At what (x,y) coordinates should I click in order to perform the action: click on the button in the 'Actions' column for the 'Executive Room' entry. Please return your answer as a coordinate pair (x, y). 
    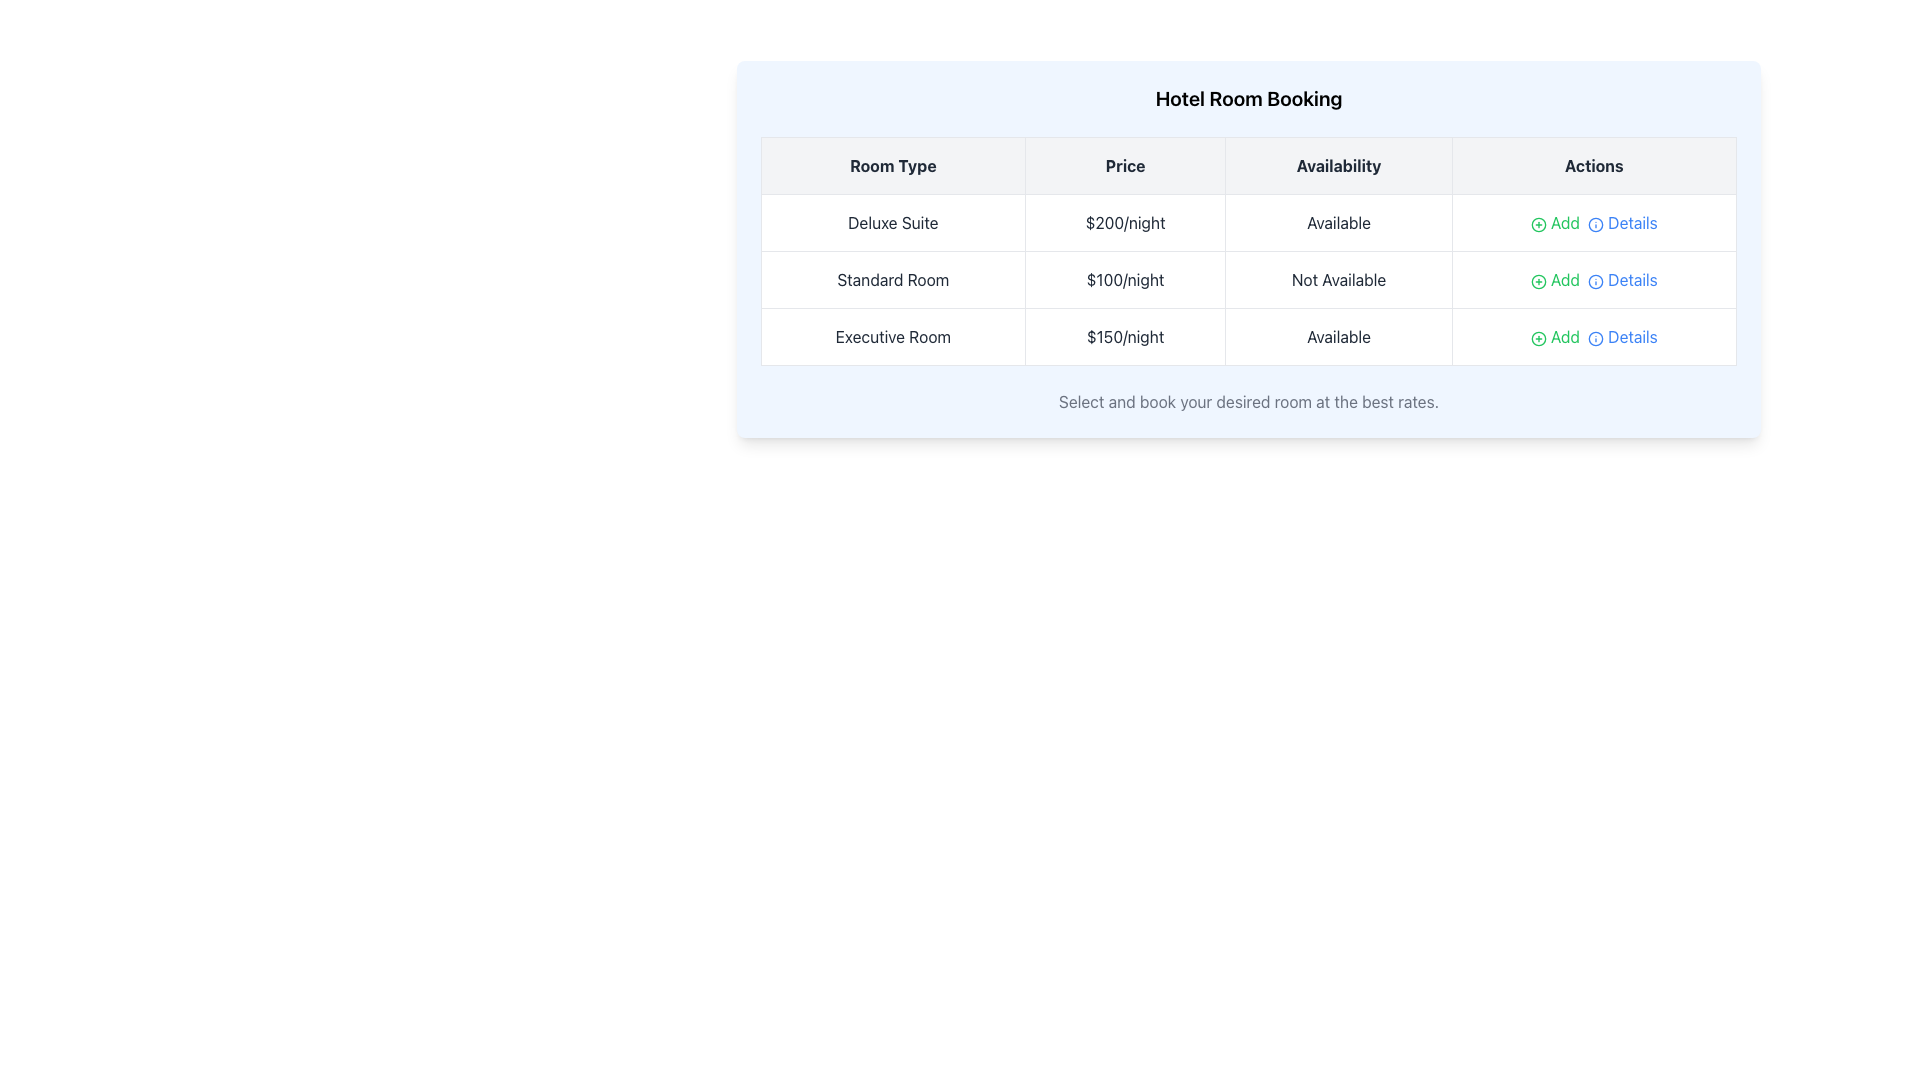
    Looking at the image, I should click on (1537, 337).